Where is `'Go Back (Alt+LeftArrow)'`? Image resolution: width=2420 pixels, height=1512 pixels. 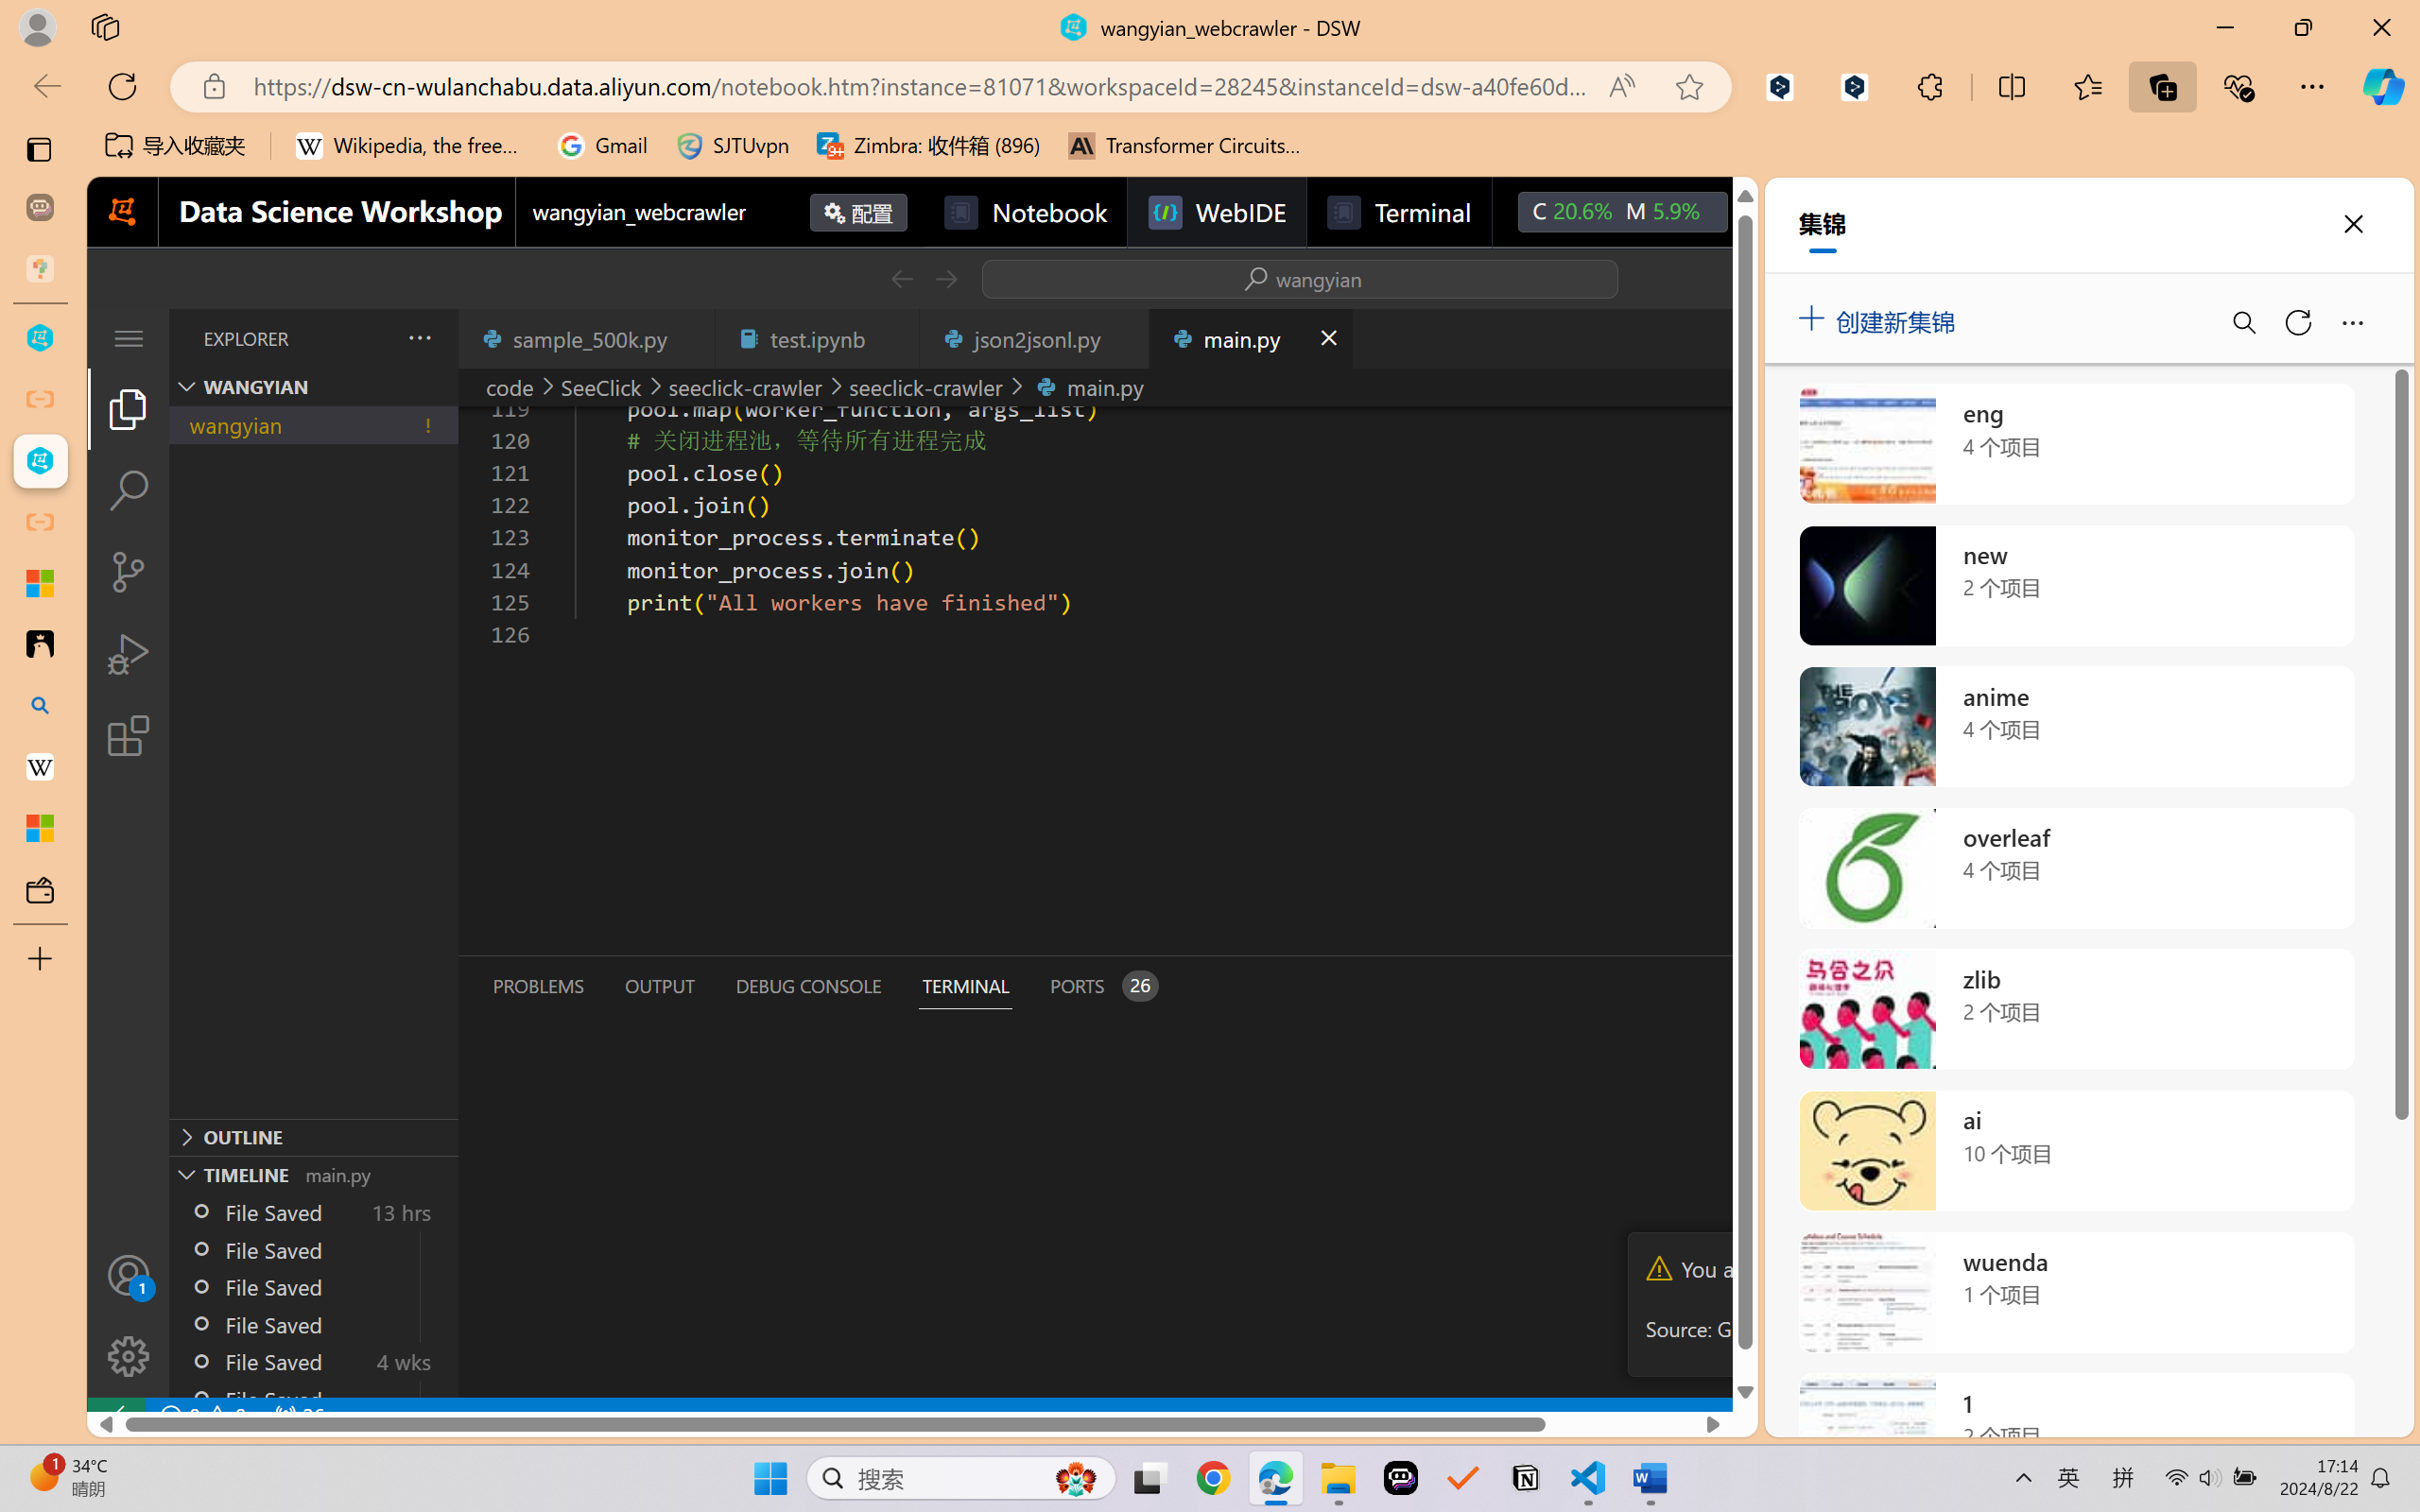 'Go Back (Alt+LeftArrow)' is located at coordinates (899, 278).